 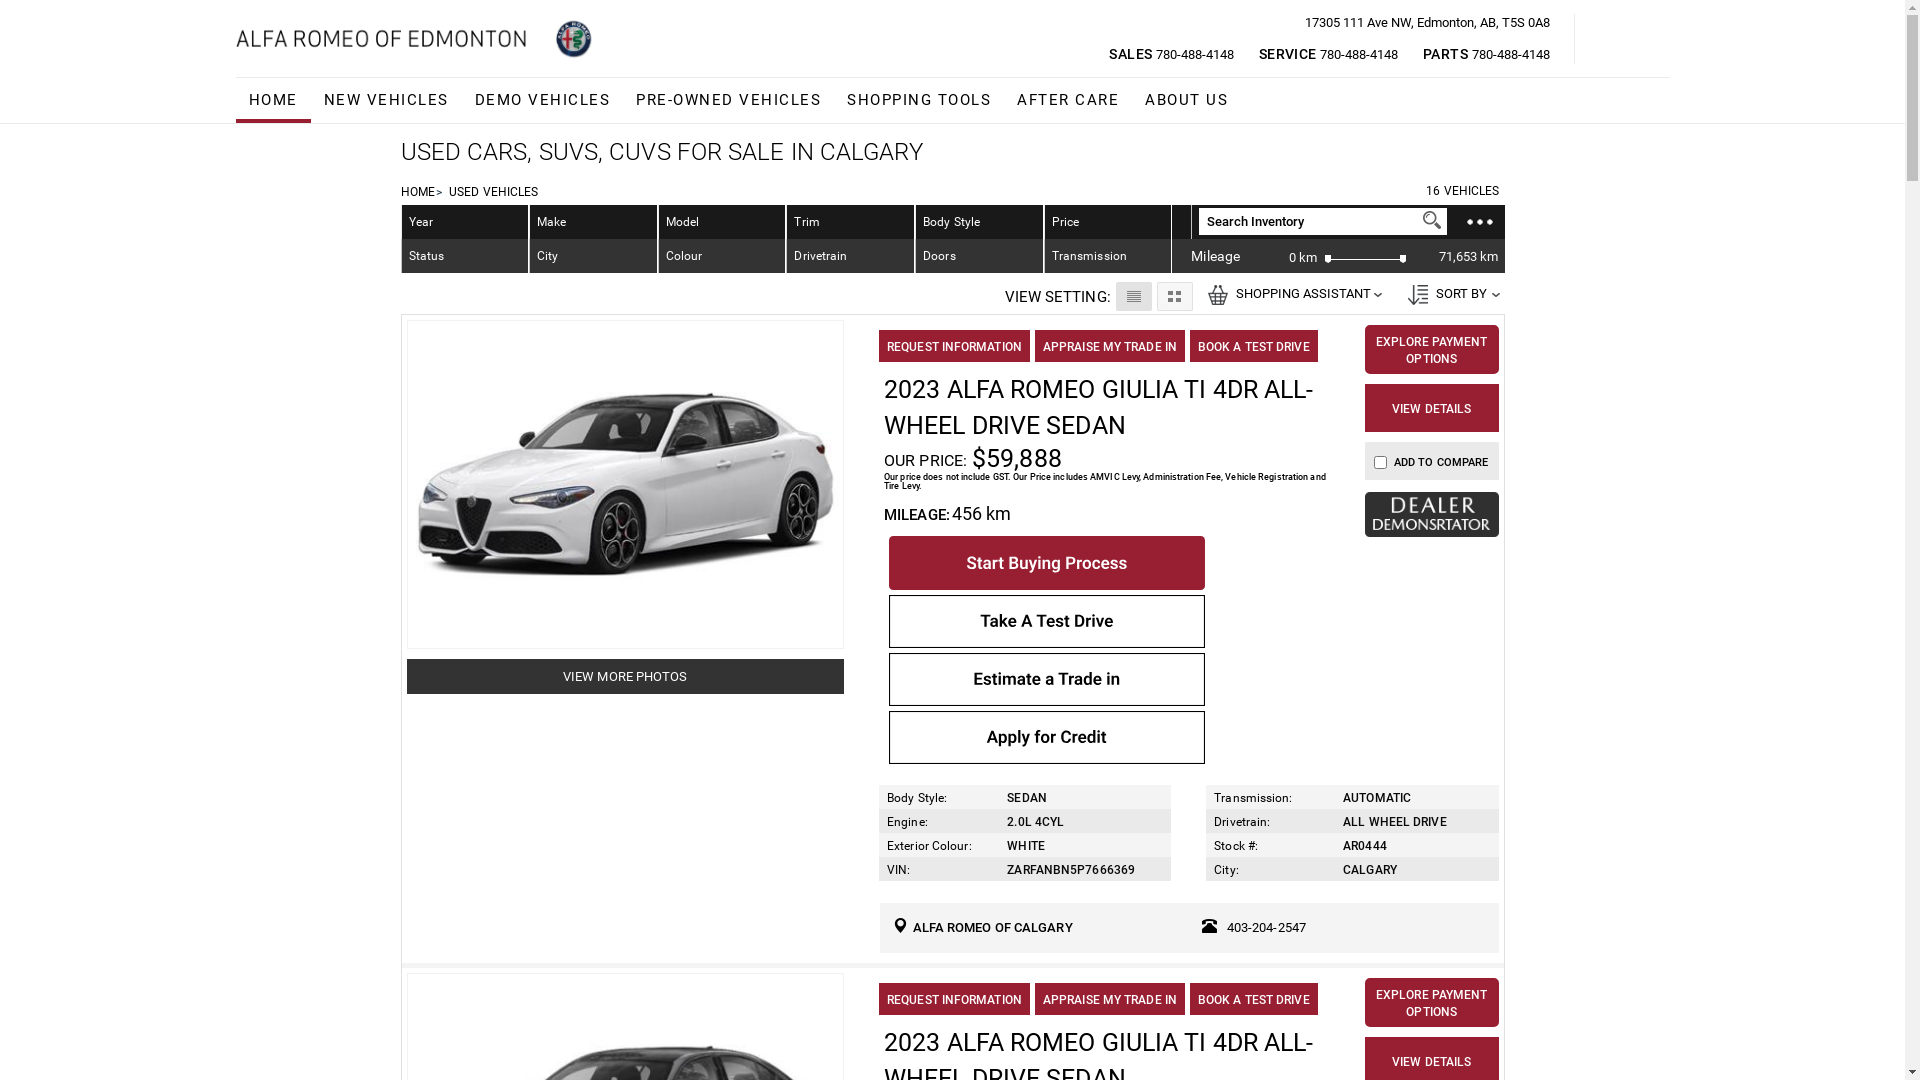 What do you see at coordinates (464, 222) in the screenshot?
I see `'Year'` at bounding box center [464, 222].